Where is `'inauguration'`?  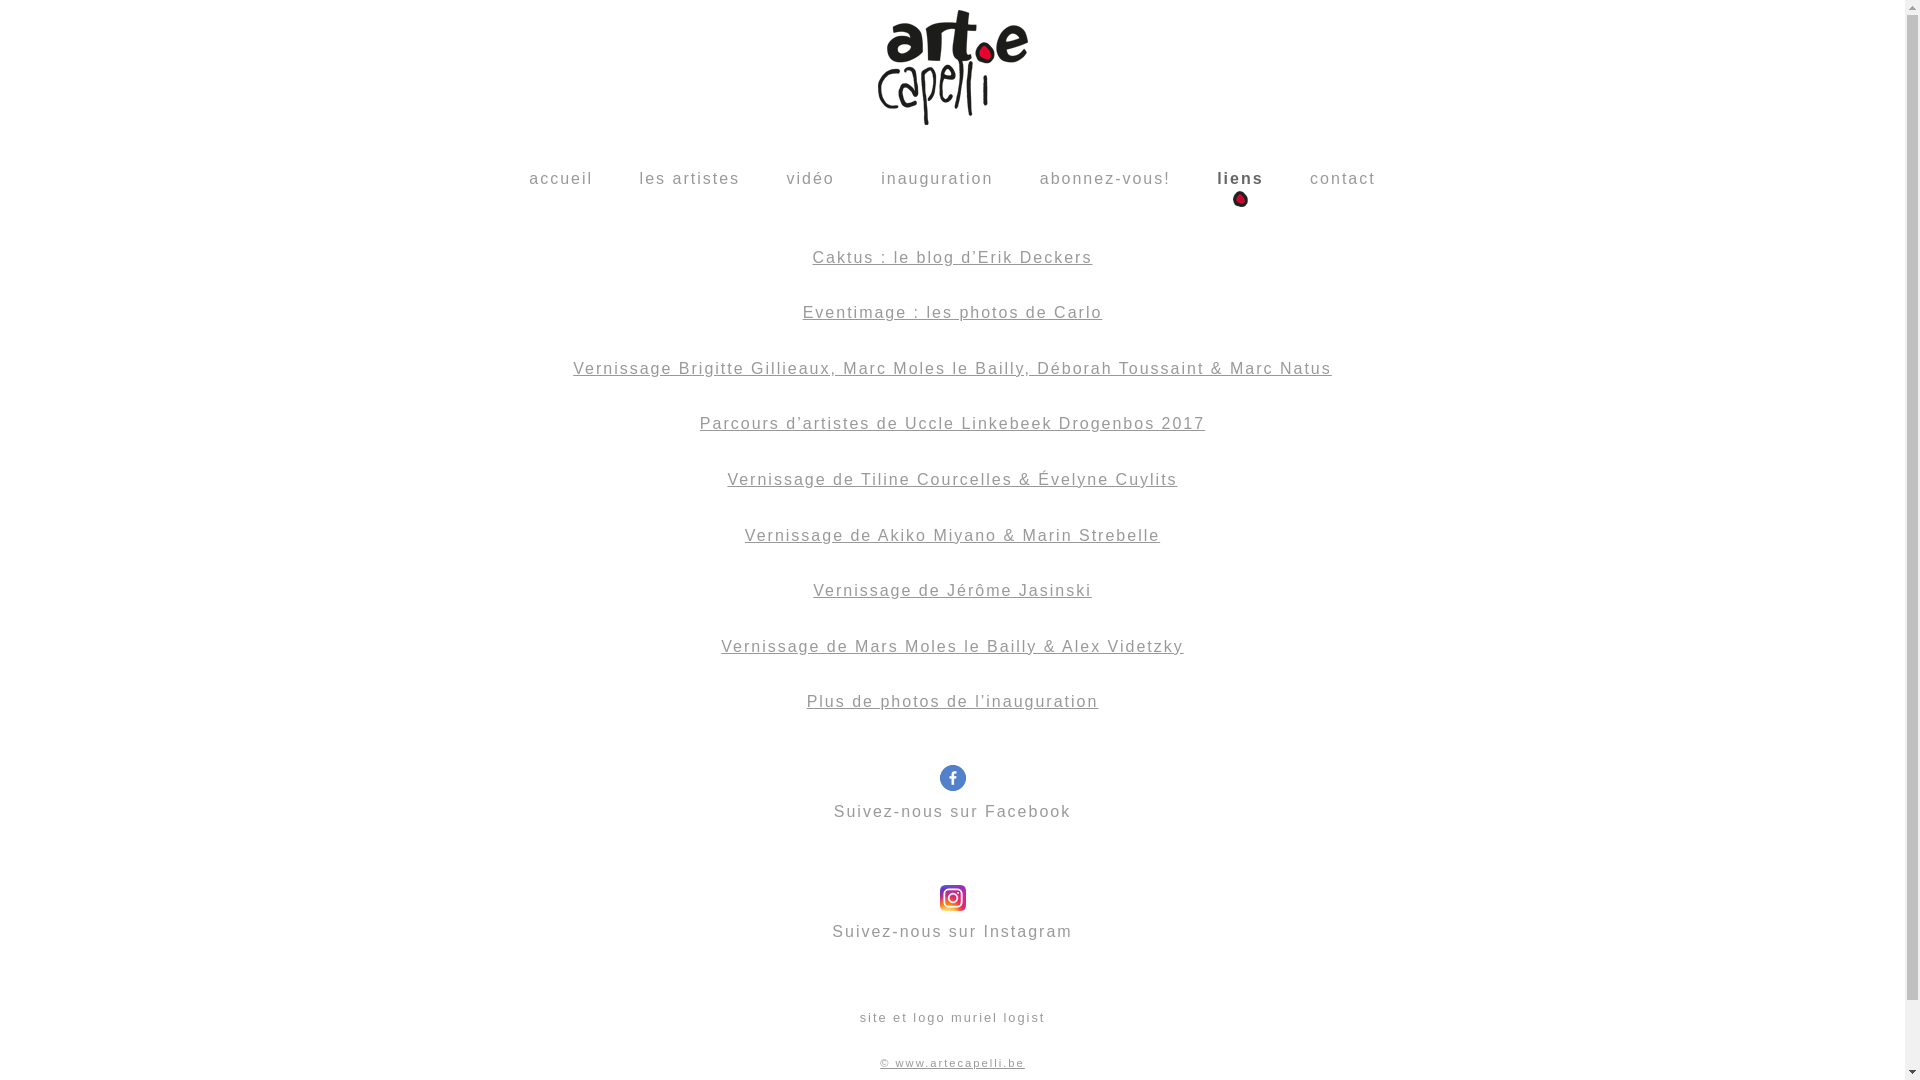 'inauguration' is located at coordinates (935, 177).